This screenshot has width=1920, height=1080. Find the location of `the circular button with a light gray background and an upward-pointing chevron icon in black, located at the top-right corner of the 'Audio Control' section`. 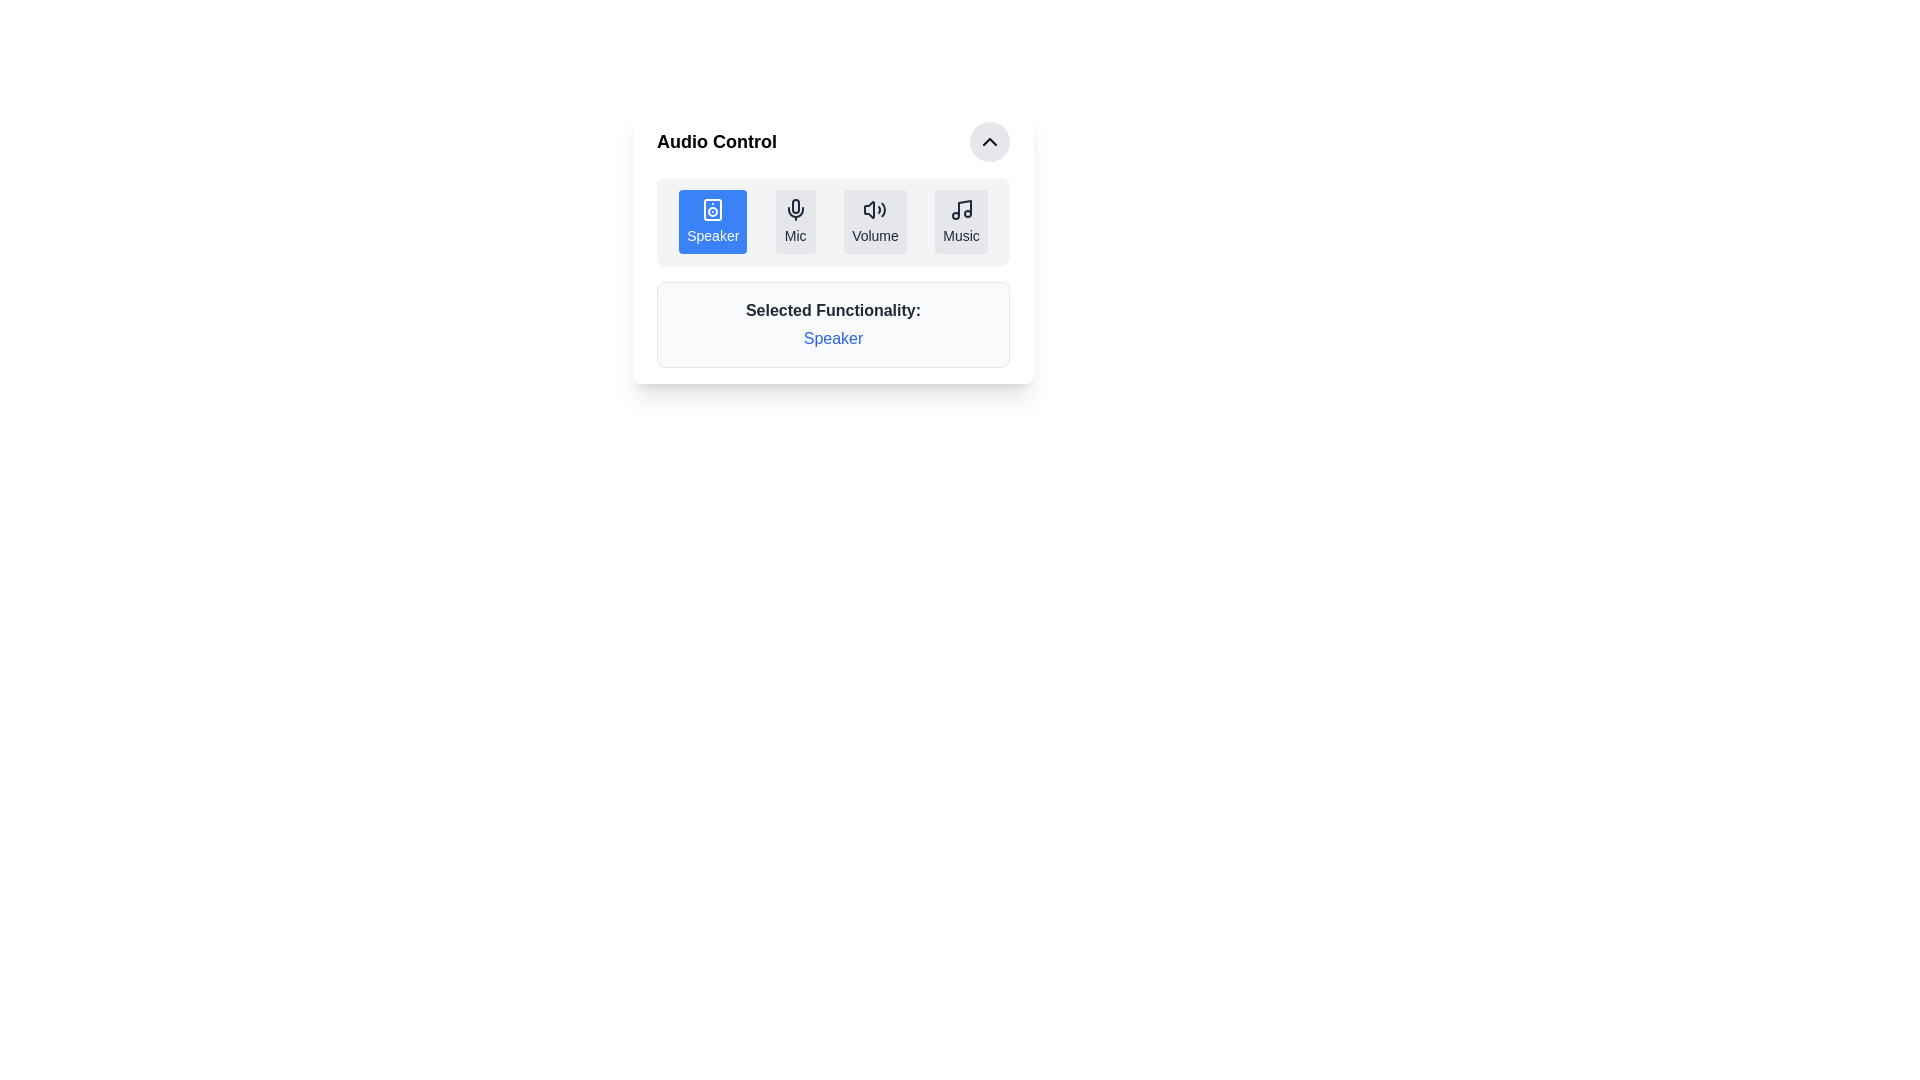

the circular button with a light gray background and an upward-pointing chevron icon in black, located at the top-right corner of the 'Audio Control' section is located at coordinates (989, 141).